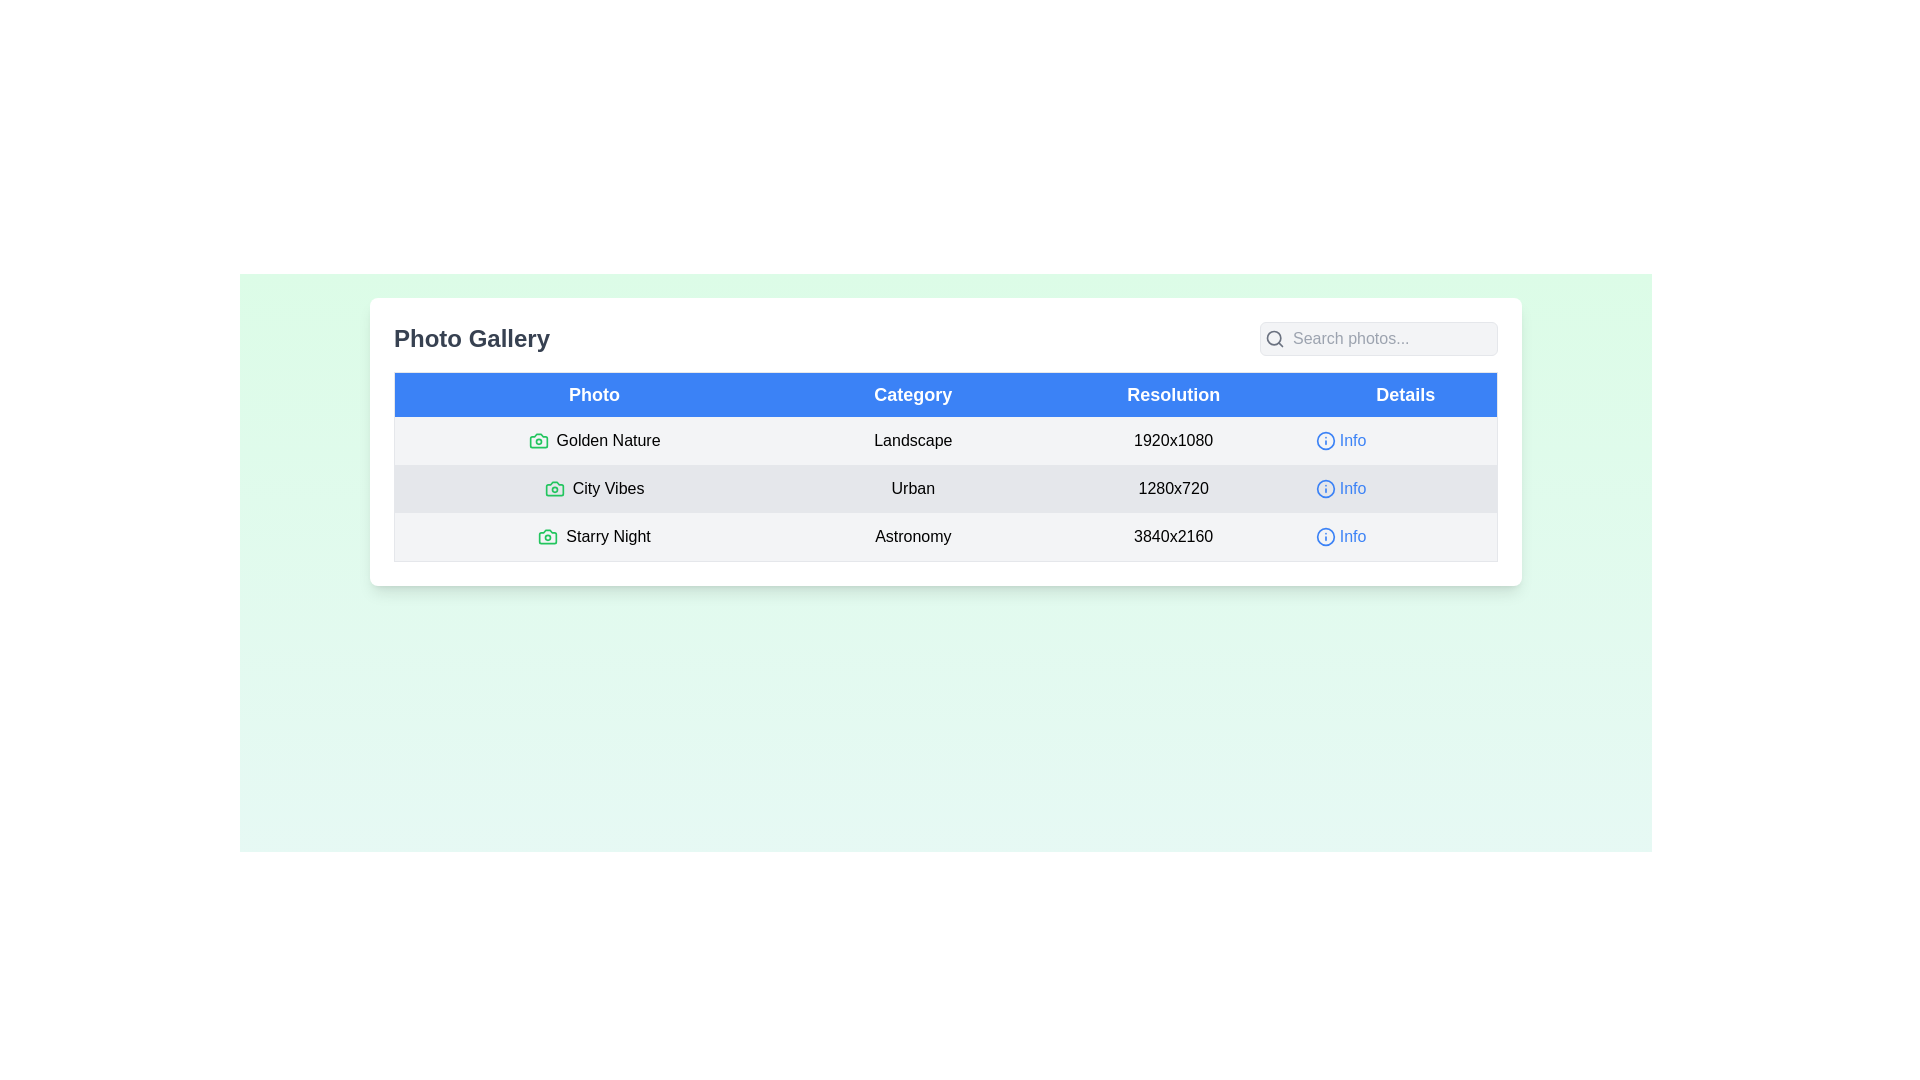  I want to click on the 'Starry Night' text in the third row of the 'Photo' column in the Photo Gallery table, so click(593, 535).